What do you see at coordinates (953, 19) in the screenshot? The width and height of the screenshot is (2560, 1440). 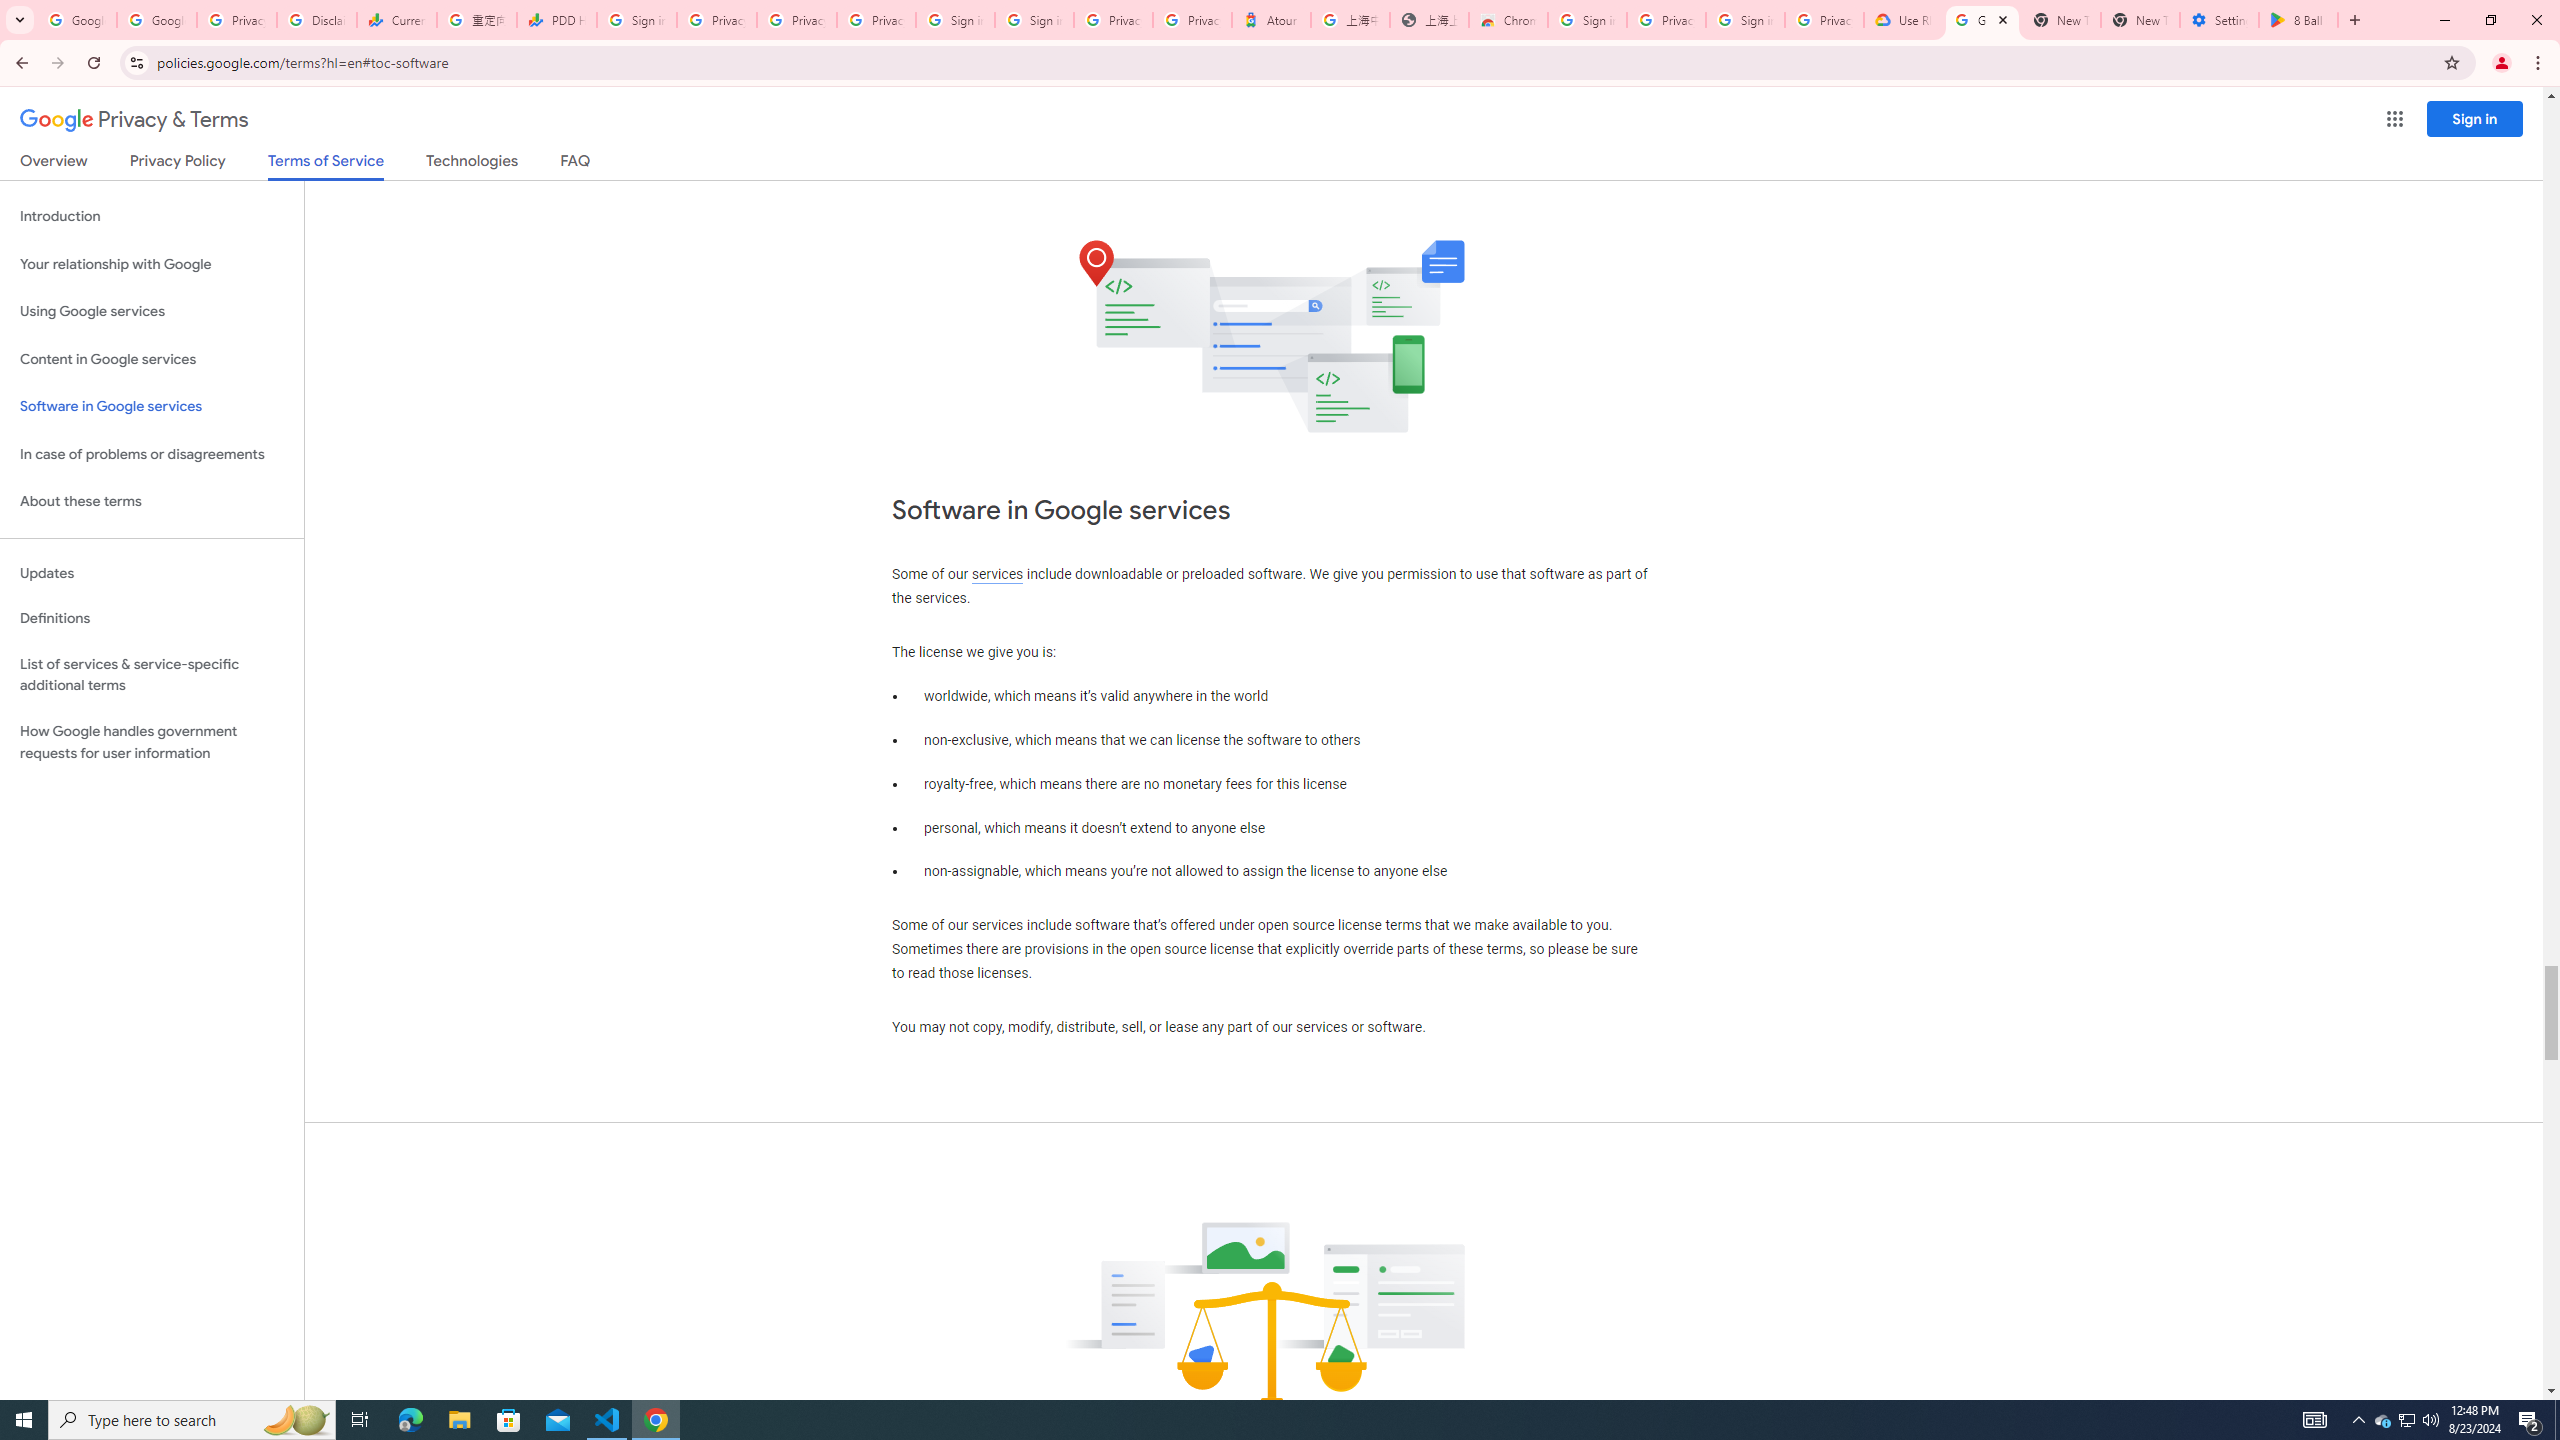 I see `'Sign in - Google Accounts'` at bounding box center [953, 19].